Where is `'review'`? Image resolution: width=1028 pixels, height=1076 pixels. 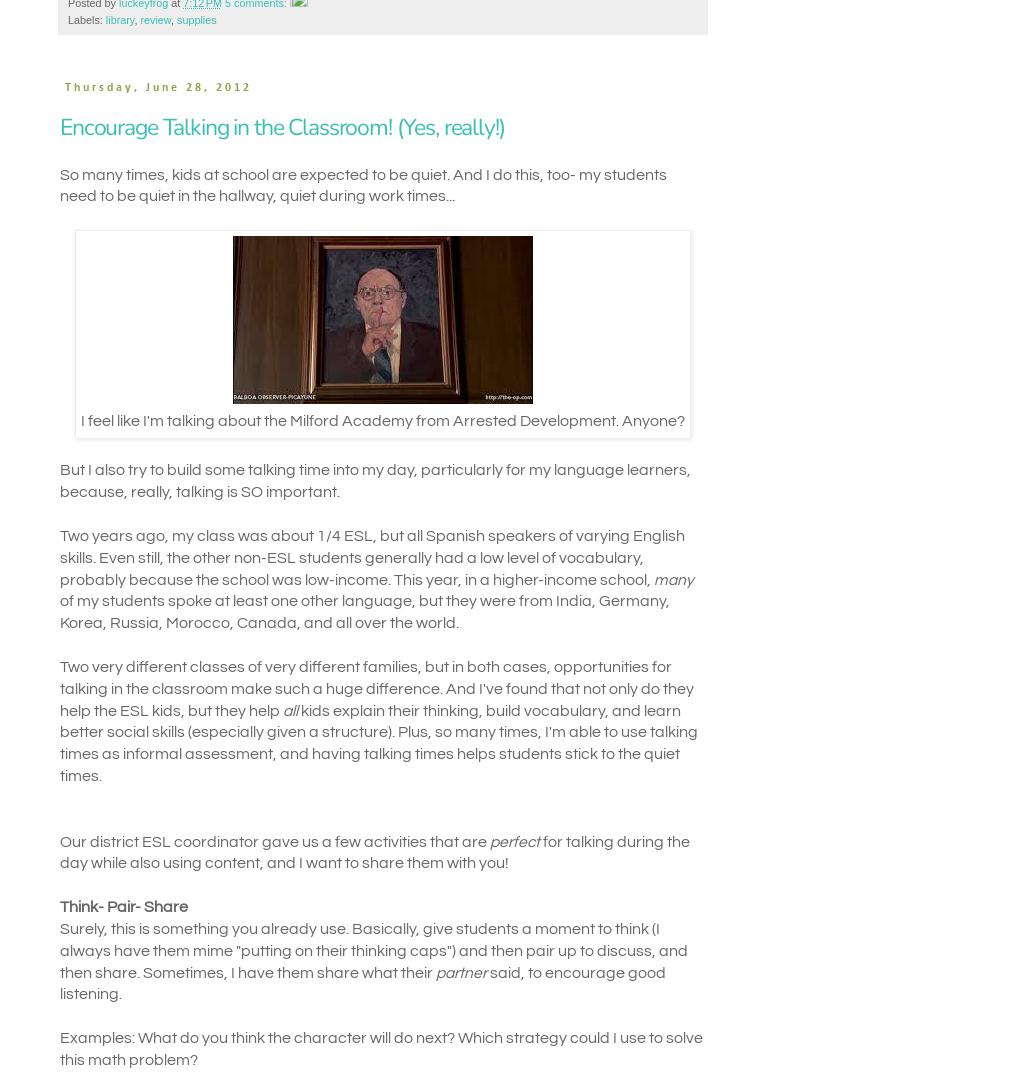
'review' is located at coordinates (155, 19).